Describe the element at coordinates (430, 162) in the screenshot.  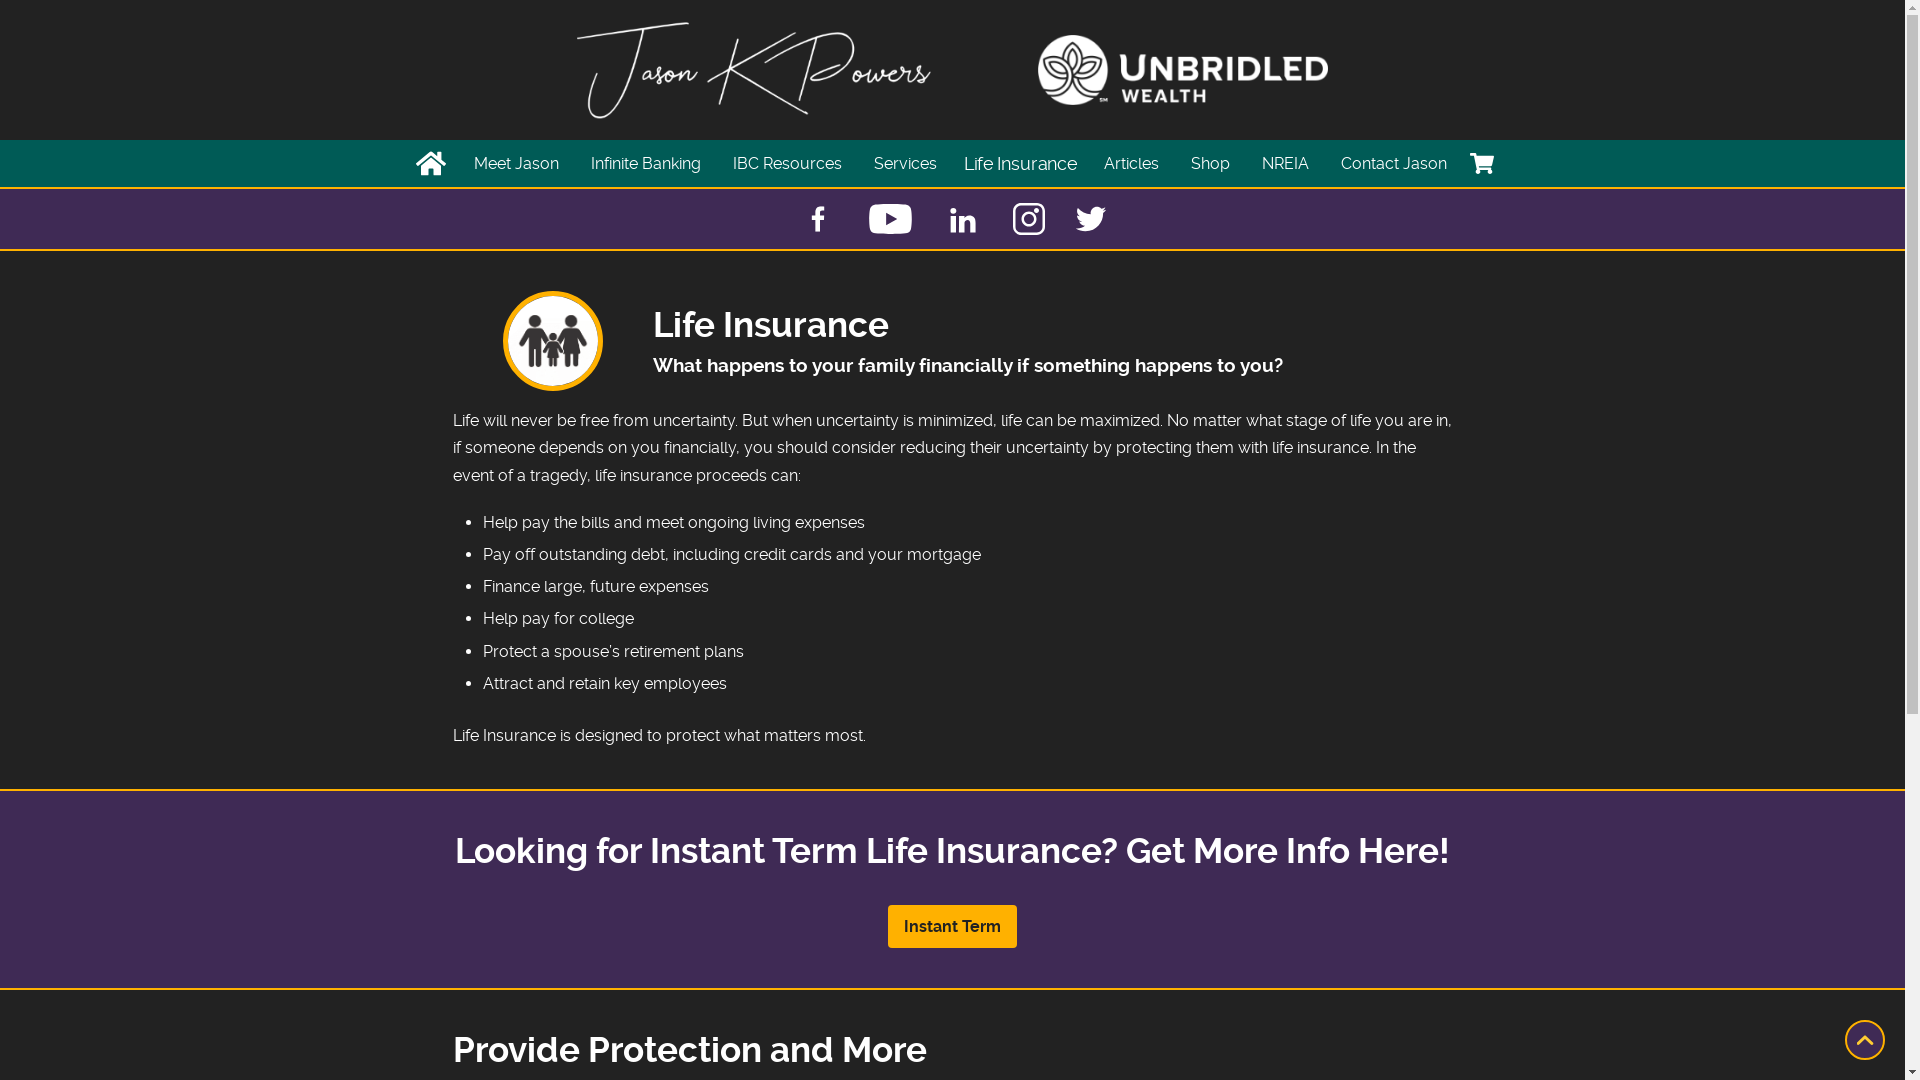
I see `'Home'` at that location.